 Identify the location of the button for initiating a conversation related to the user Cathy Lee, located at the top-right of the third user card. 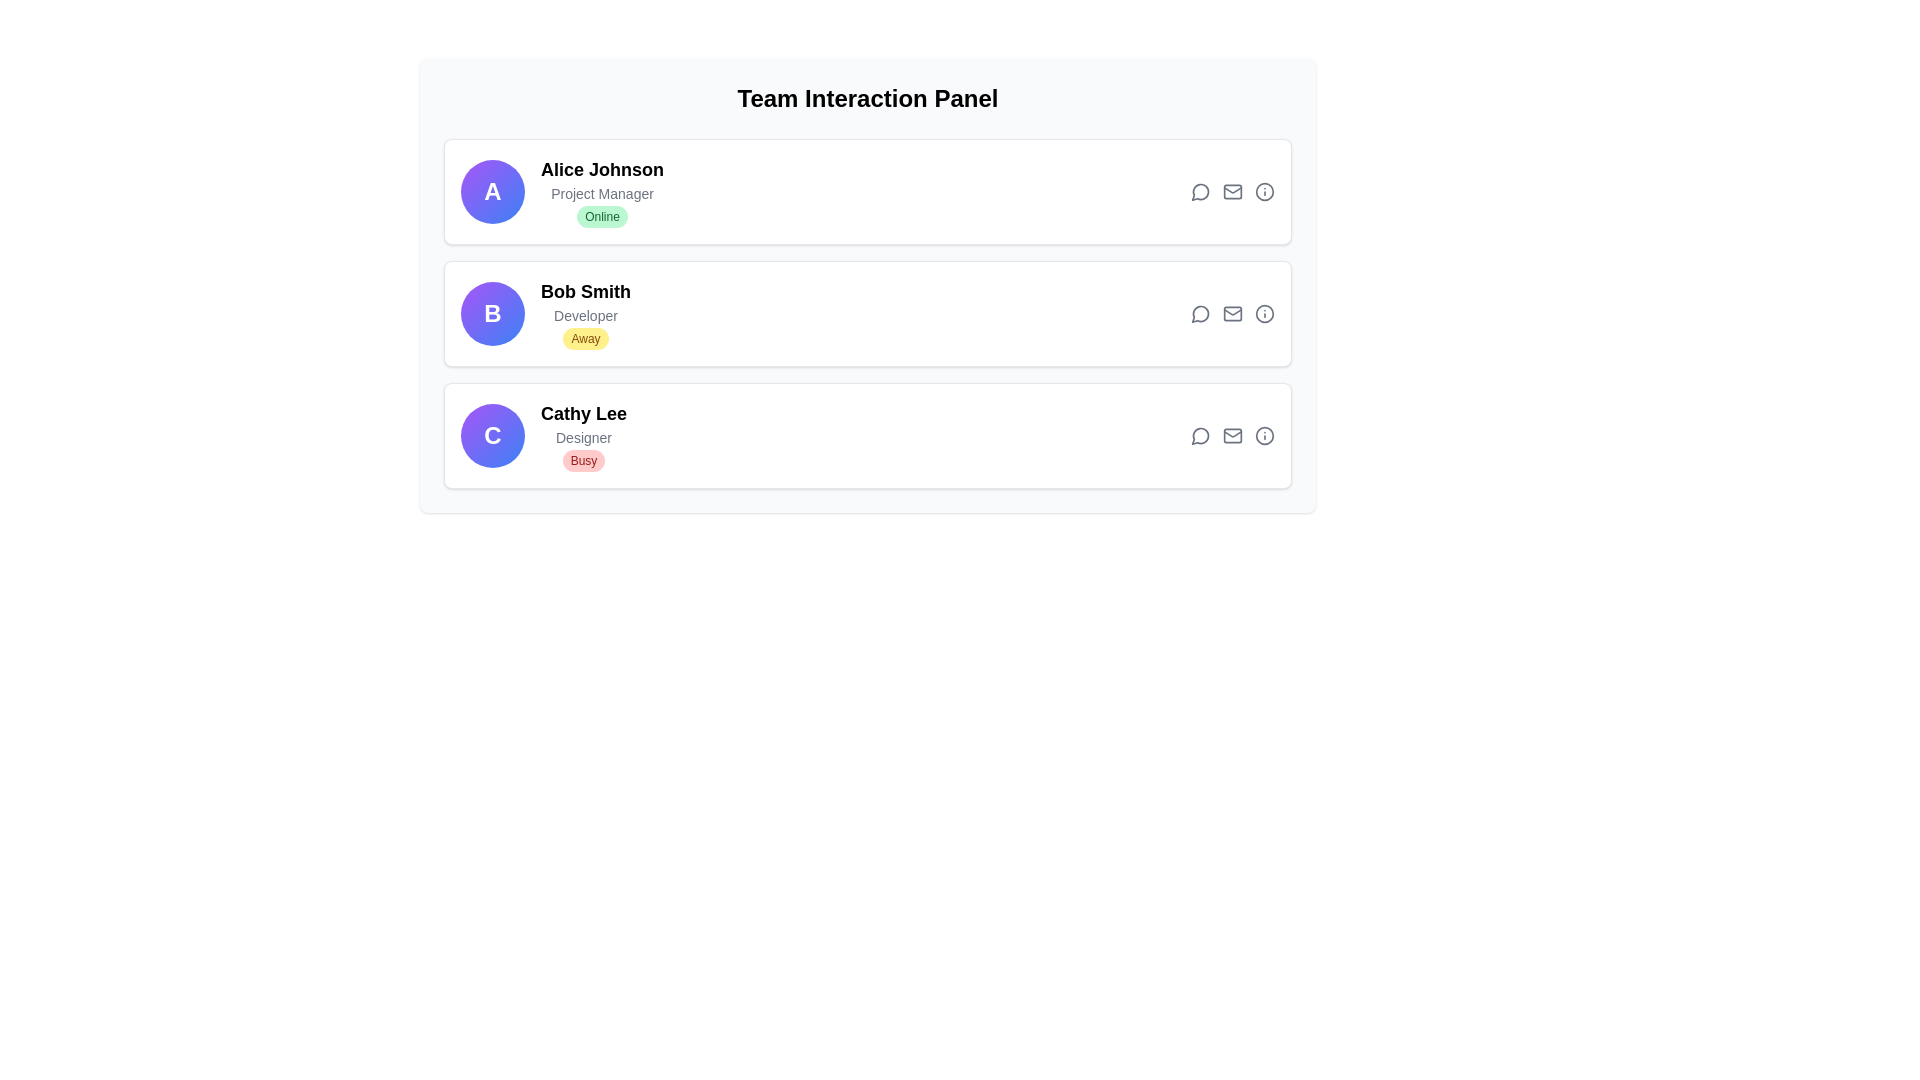
(1200, 434).